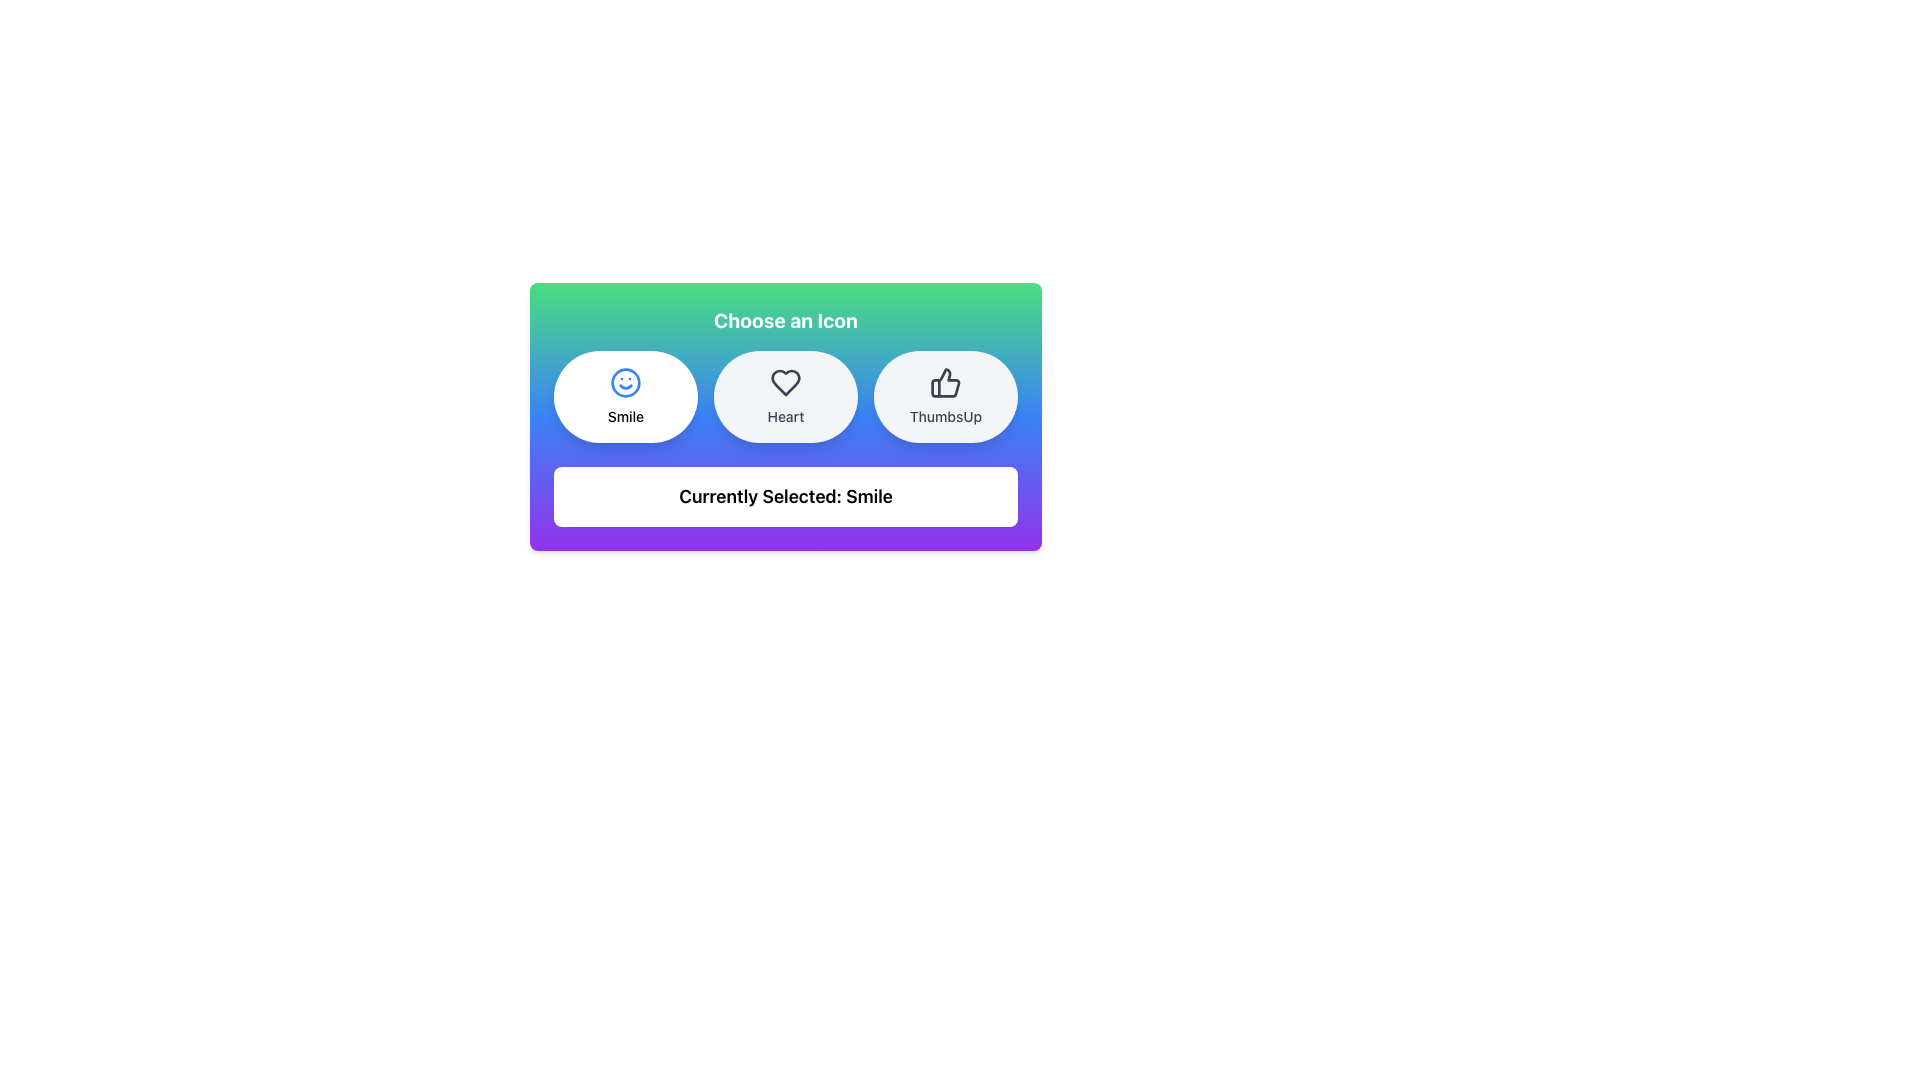  I want to click on the 'Heart' text label, which serves as a caption for the heart-shaped icon above it, to trigger any tooltip or visual effect, so click(785, 415).